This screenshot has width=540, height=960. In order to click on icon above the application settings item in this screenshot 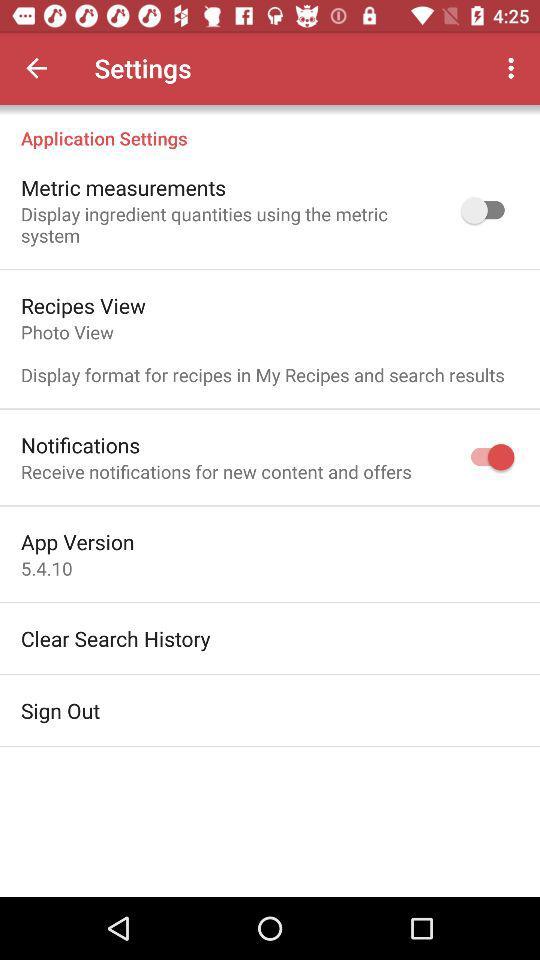, I will do `click(513, 68)`.